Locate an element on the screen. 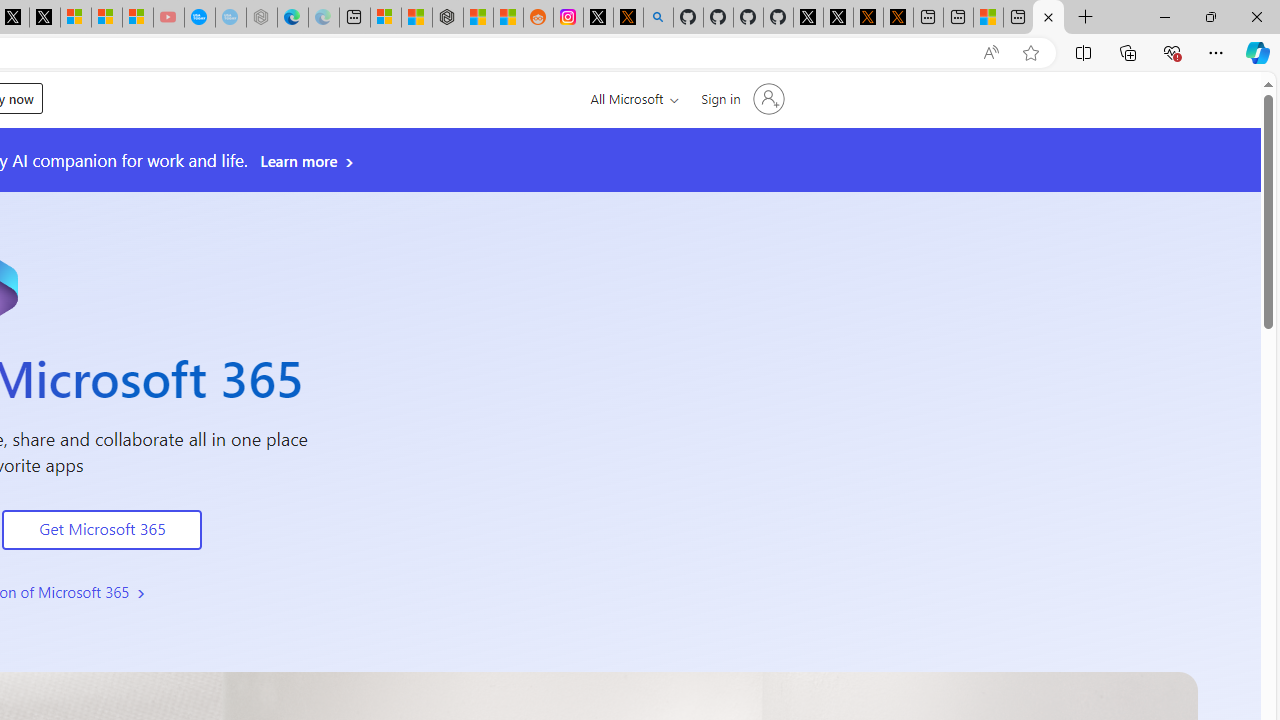 This screenshot has height=720, width=1280. 'The most popular Google ' is located at coordinates (231, 17).